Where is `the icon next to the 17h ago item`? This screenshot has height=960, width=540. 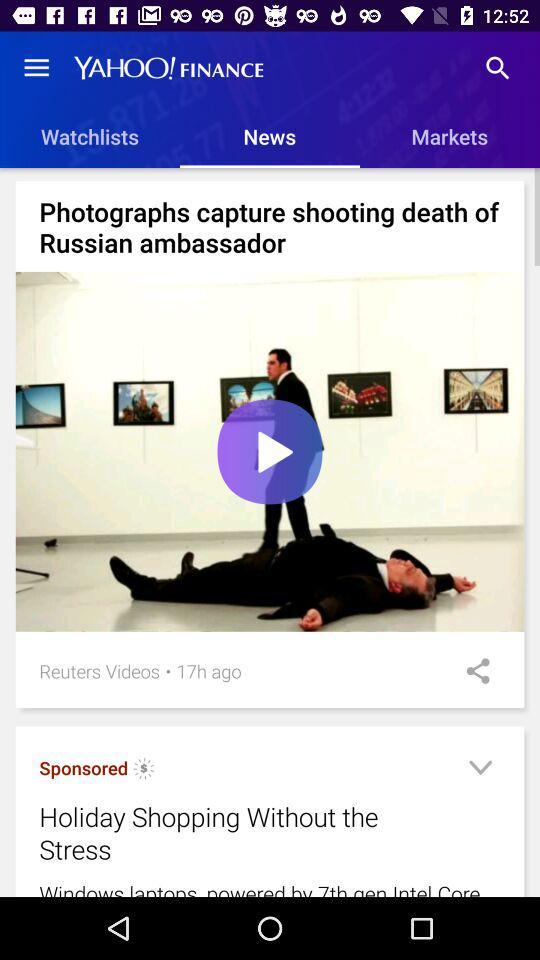
the icon next to the 17h ago item is located at coordinates (471, 671).